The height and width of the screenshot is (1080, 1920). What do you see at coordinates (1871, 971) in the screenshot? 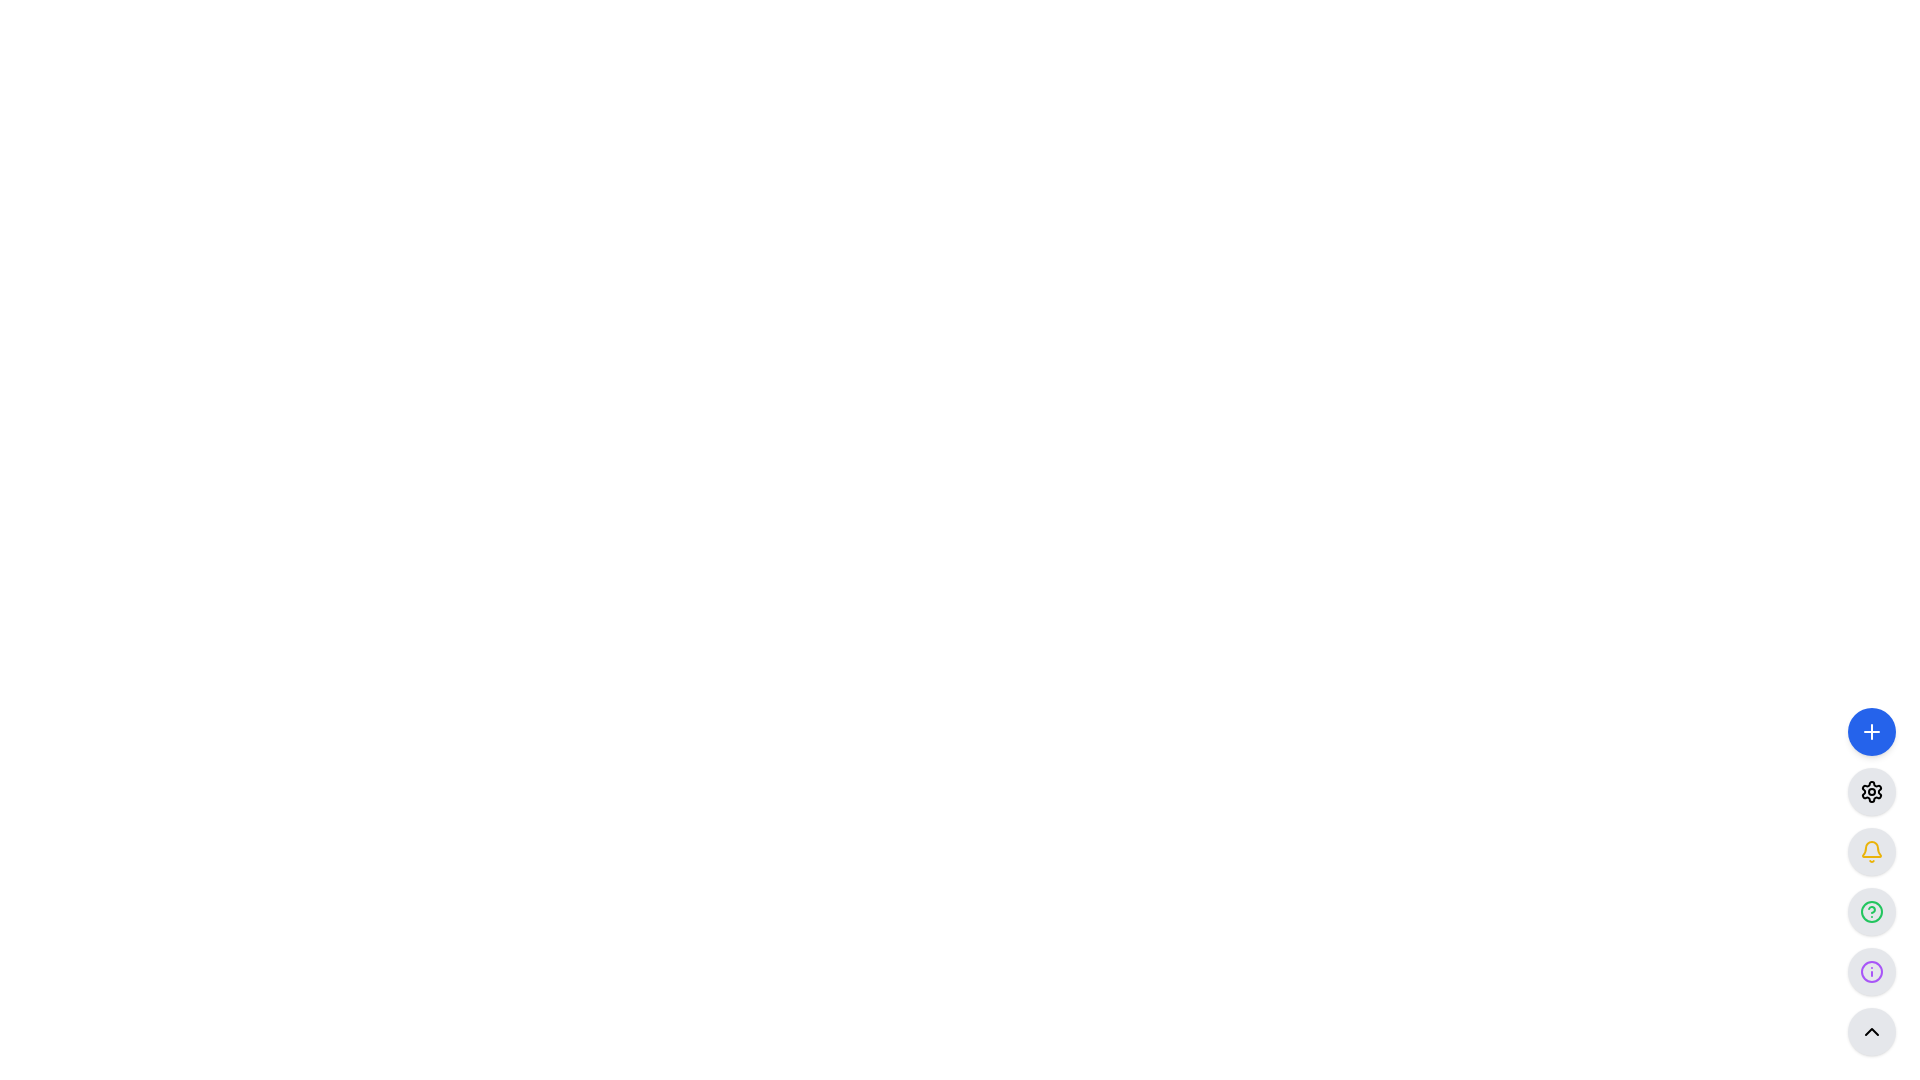
I see `the outer purple circular boundary of the SVG graphic, which is the fifth icon from the top in the vertical toolbar located in the bottom right corner of the application interface` at bounding box center [1871, 971].